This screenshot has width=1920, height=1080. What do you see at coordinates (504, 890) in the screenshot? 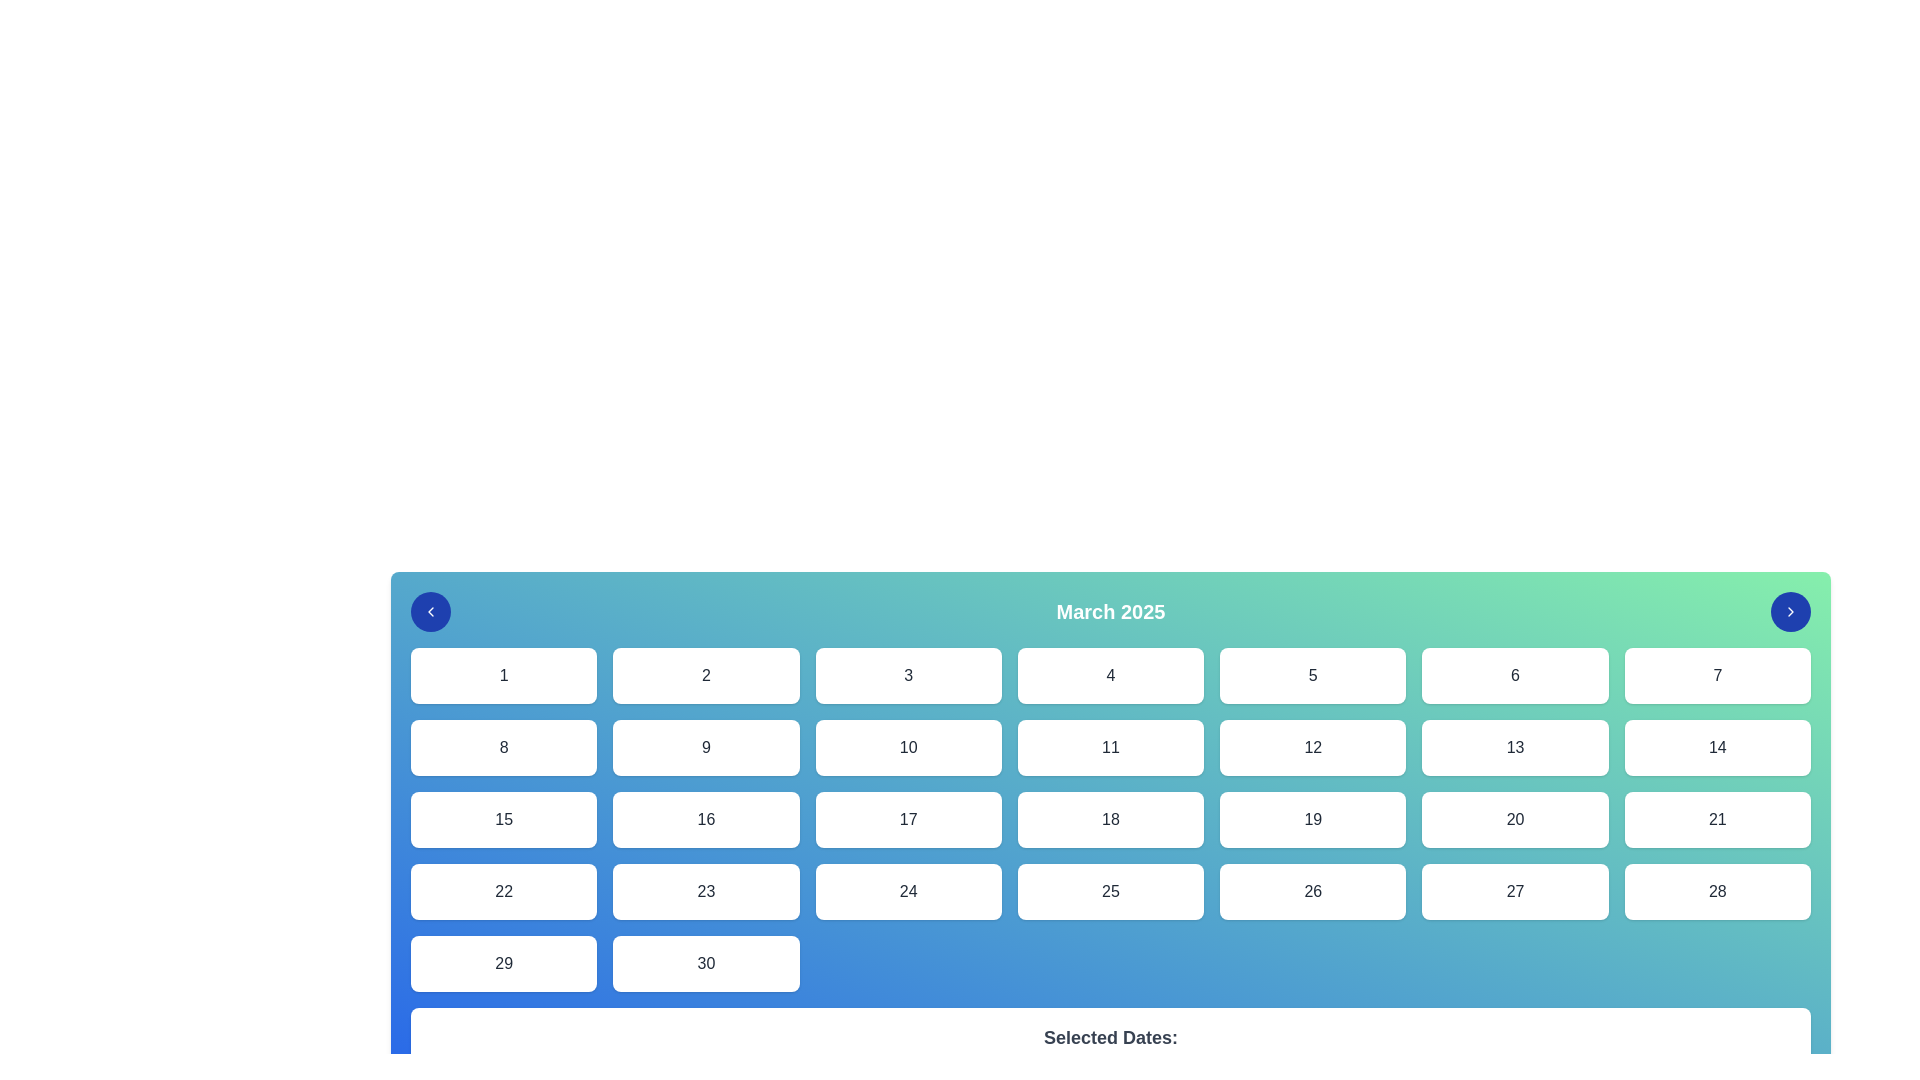
I see `the button-like component containing the number '22', which is located in the fourth row and first column of a grid layout, for rapid selection` at bounding box center [504, 890].